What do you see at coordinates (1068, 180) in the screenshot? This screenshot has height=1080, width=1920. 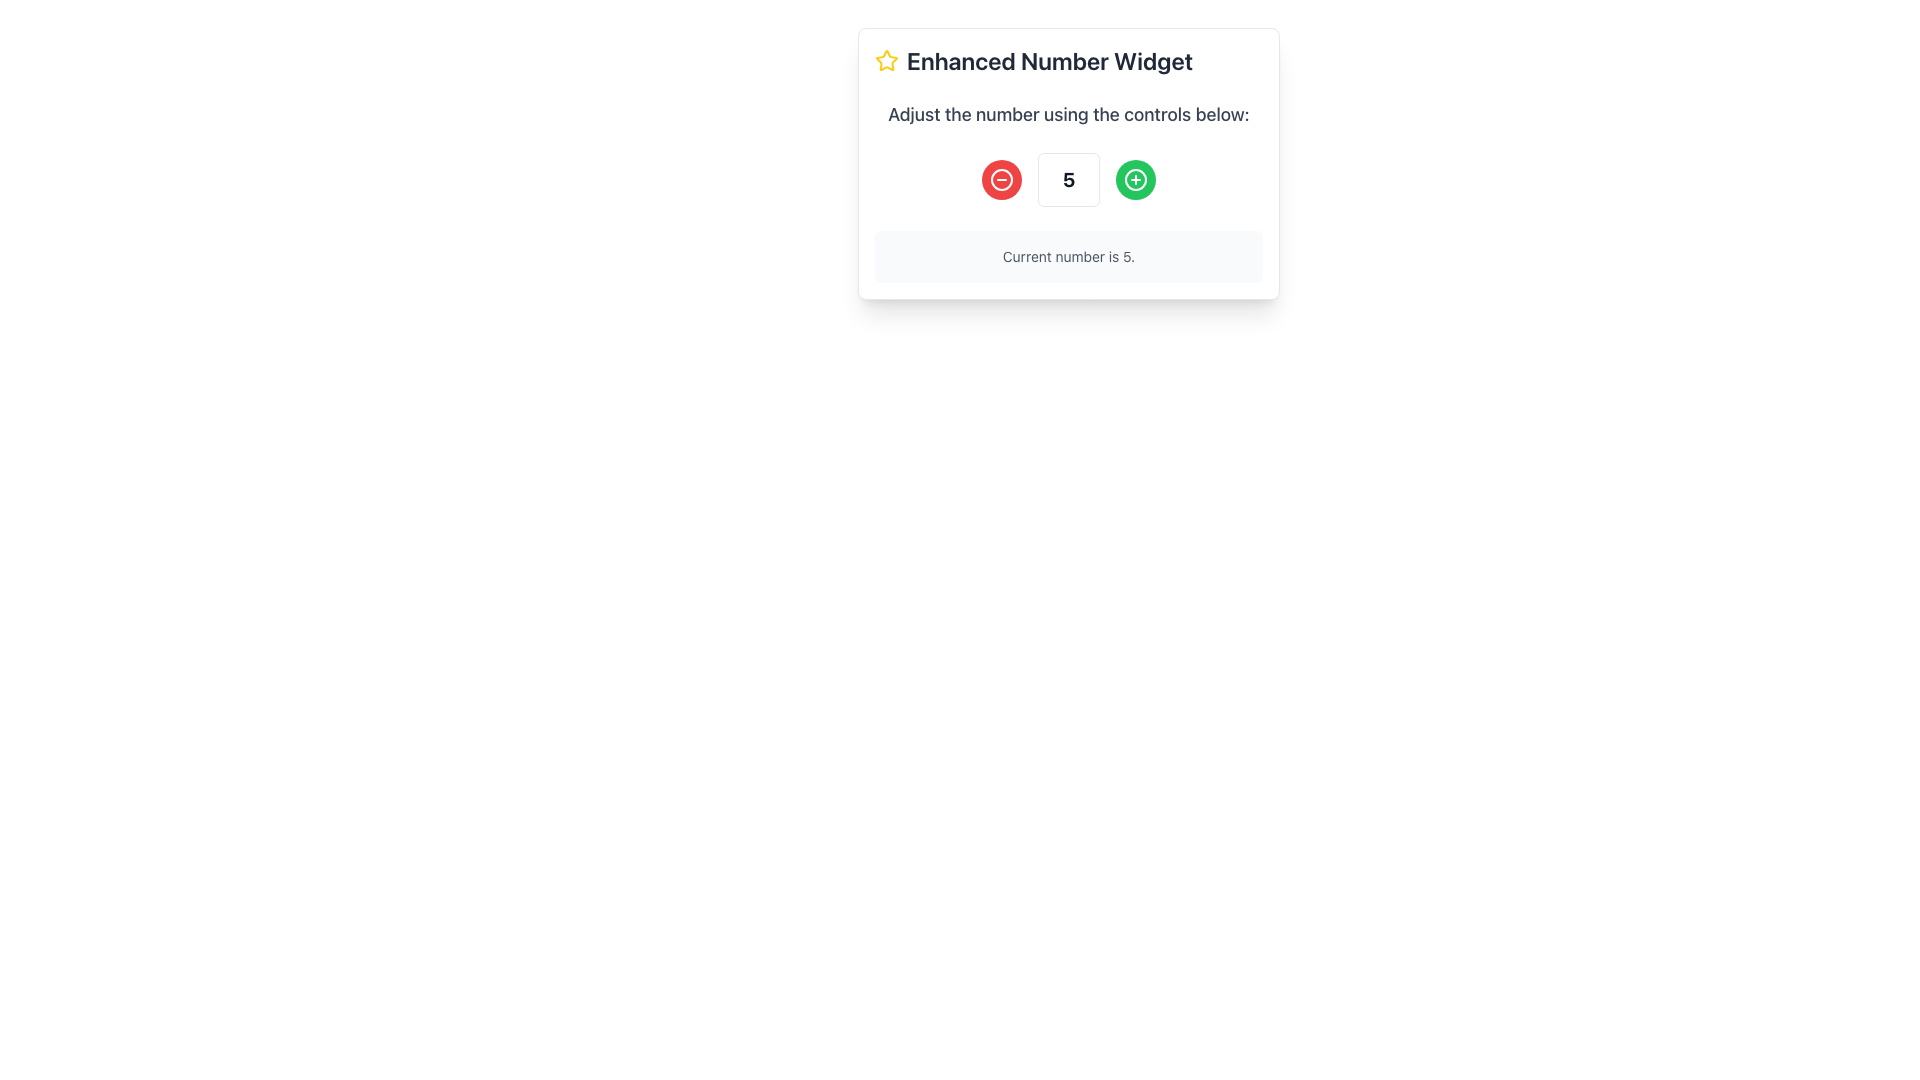 I see `the Text Display element that shows the number '5', which is bordered and positioned between '+' and '-' buttons in the Enhanced Number Widget` at bounding box center [1068, 180].